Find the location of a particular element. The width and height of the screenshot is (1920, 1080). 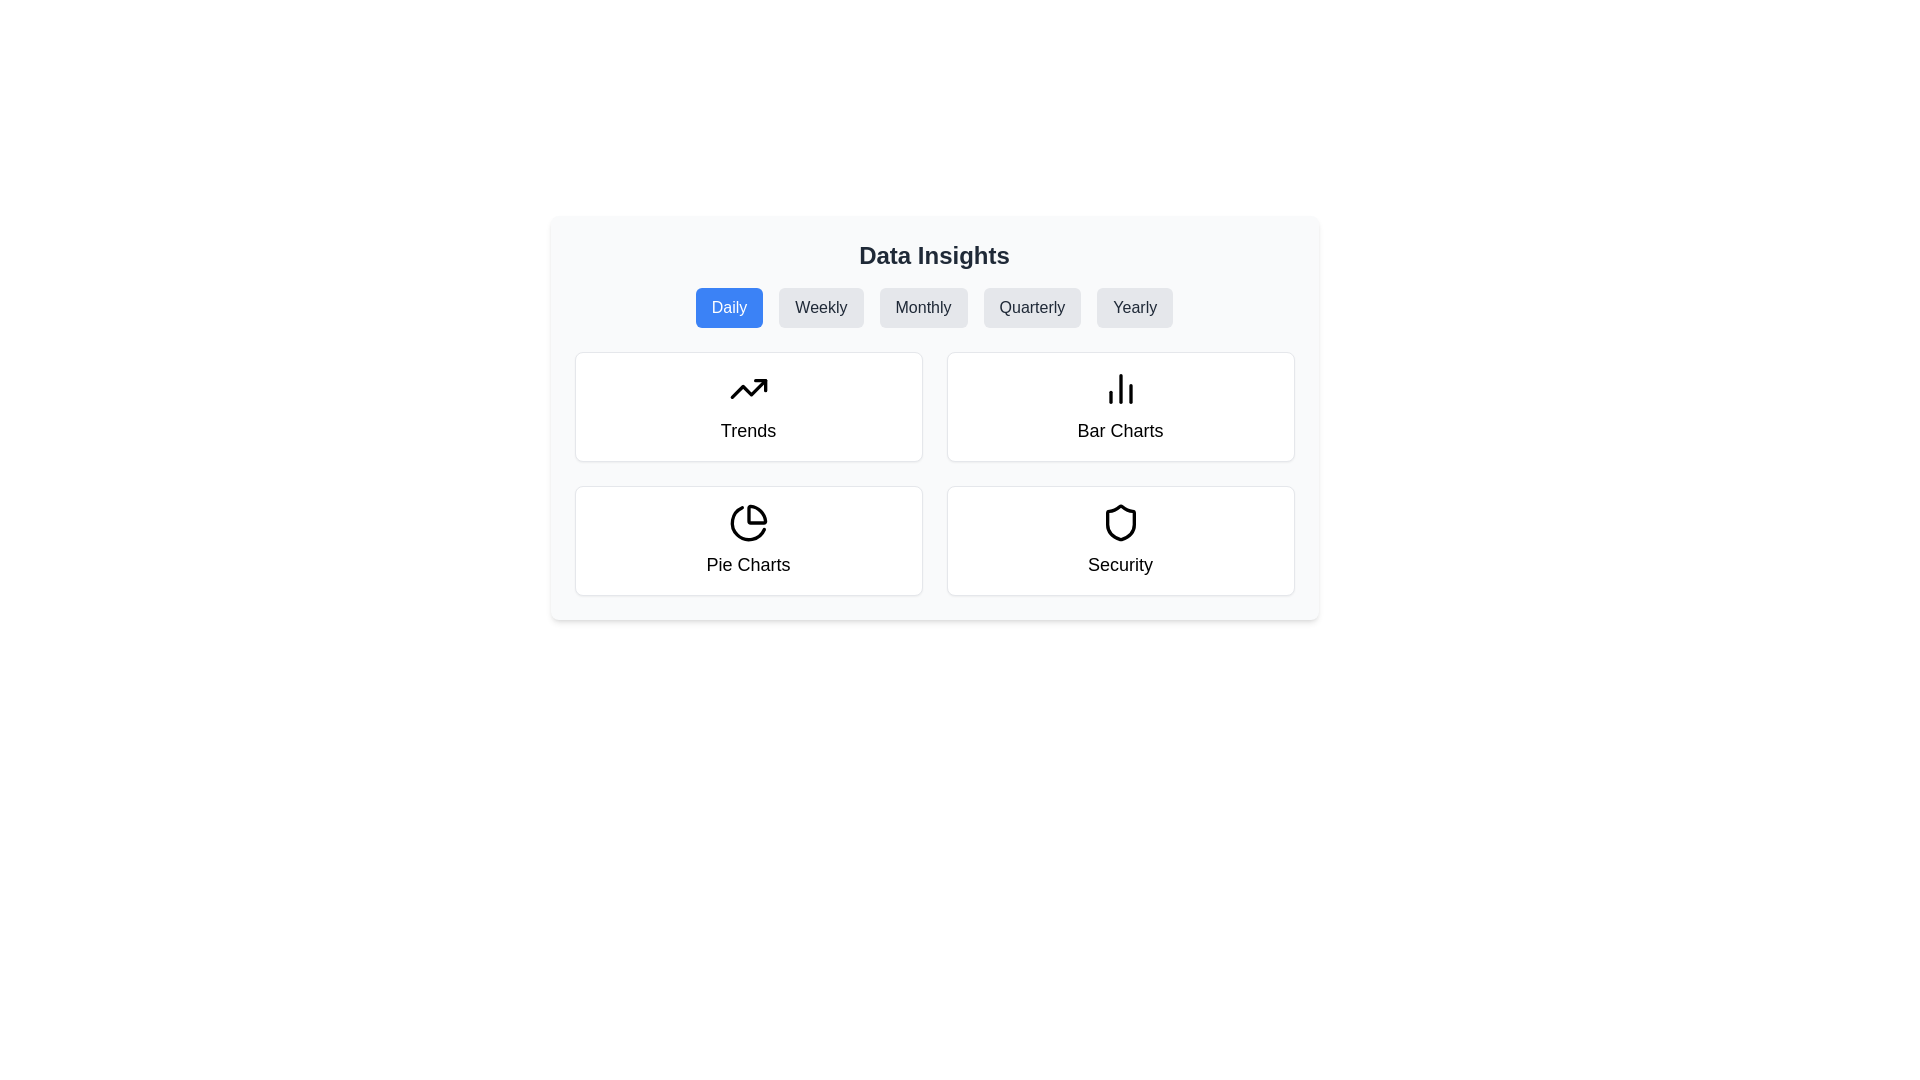

text label displaying 'Trends' located in the top-left card of the 'Data Insights' section, positioned below an upward trending arrow icon is located at coordinates (747, 430).